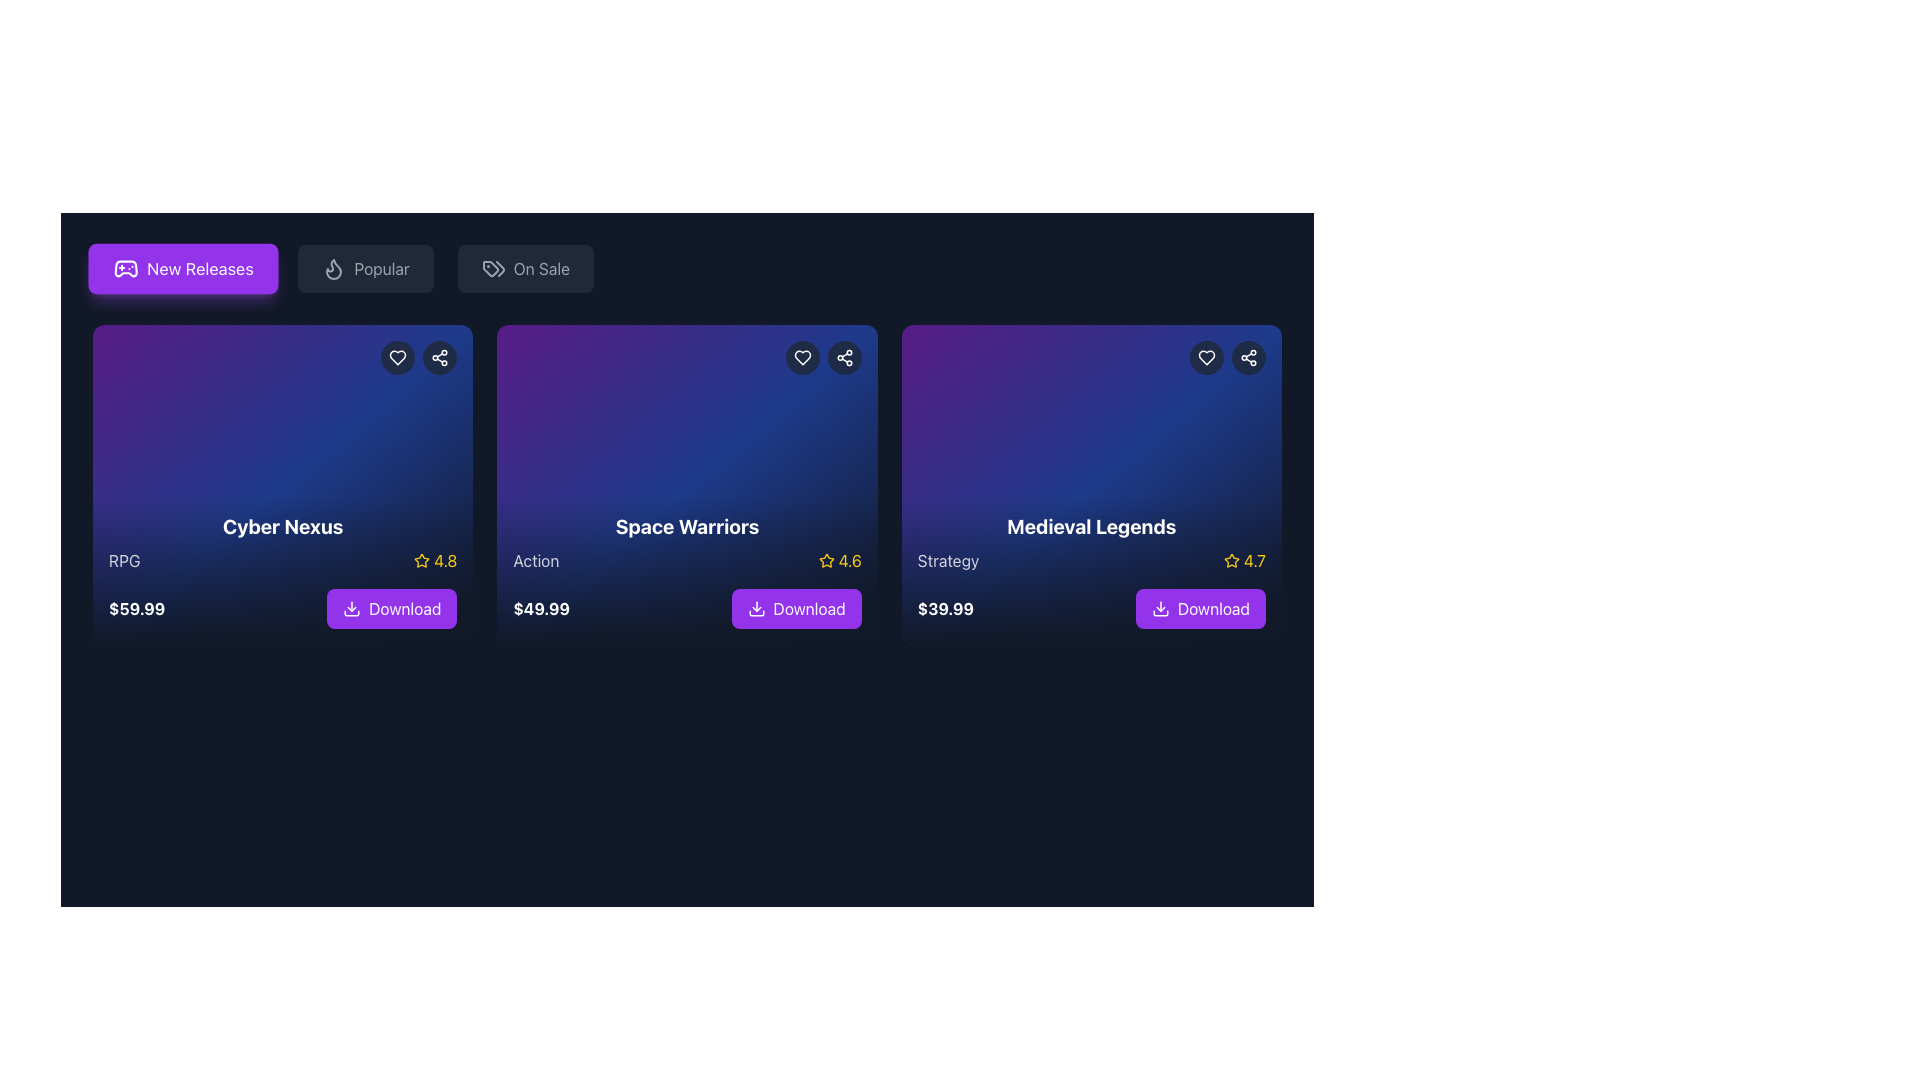 The width and height of the screenshot is (1920, 1080). I want to click on the text label displaying the price '$49.99' in white font below the genre description 'Action' and above the 'Download' button in the middle card titled 'Space Warriors', so click(541, 608).